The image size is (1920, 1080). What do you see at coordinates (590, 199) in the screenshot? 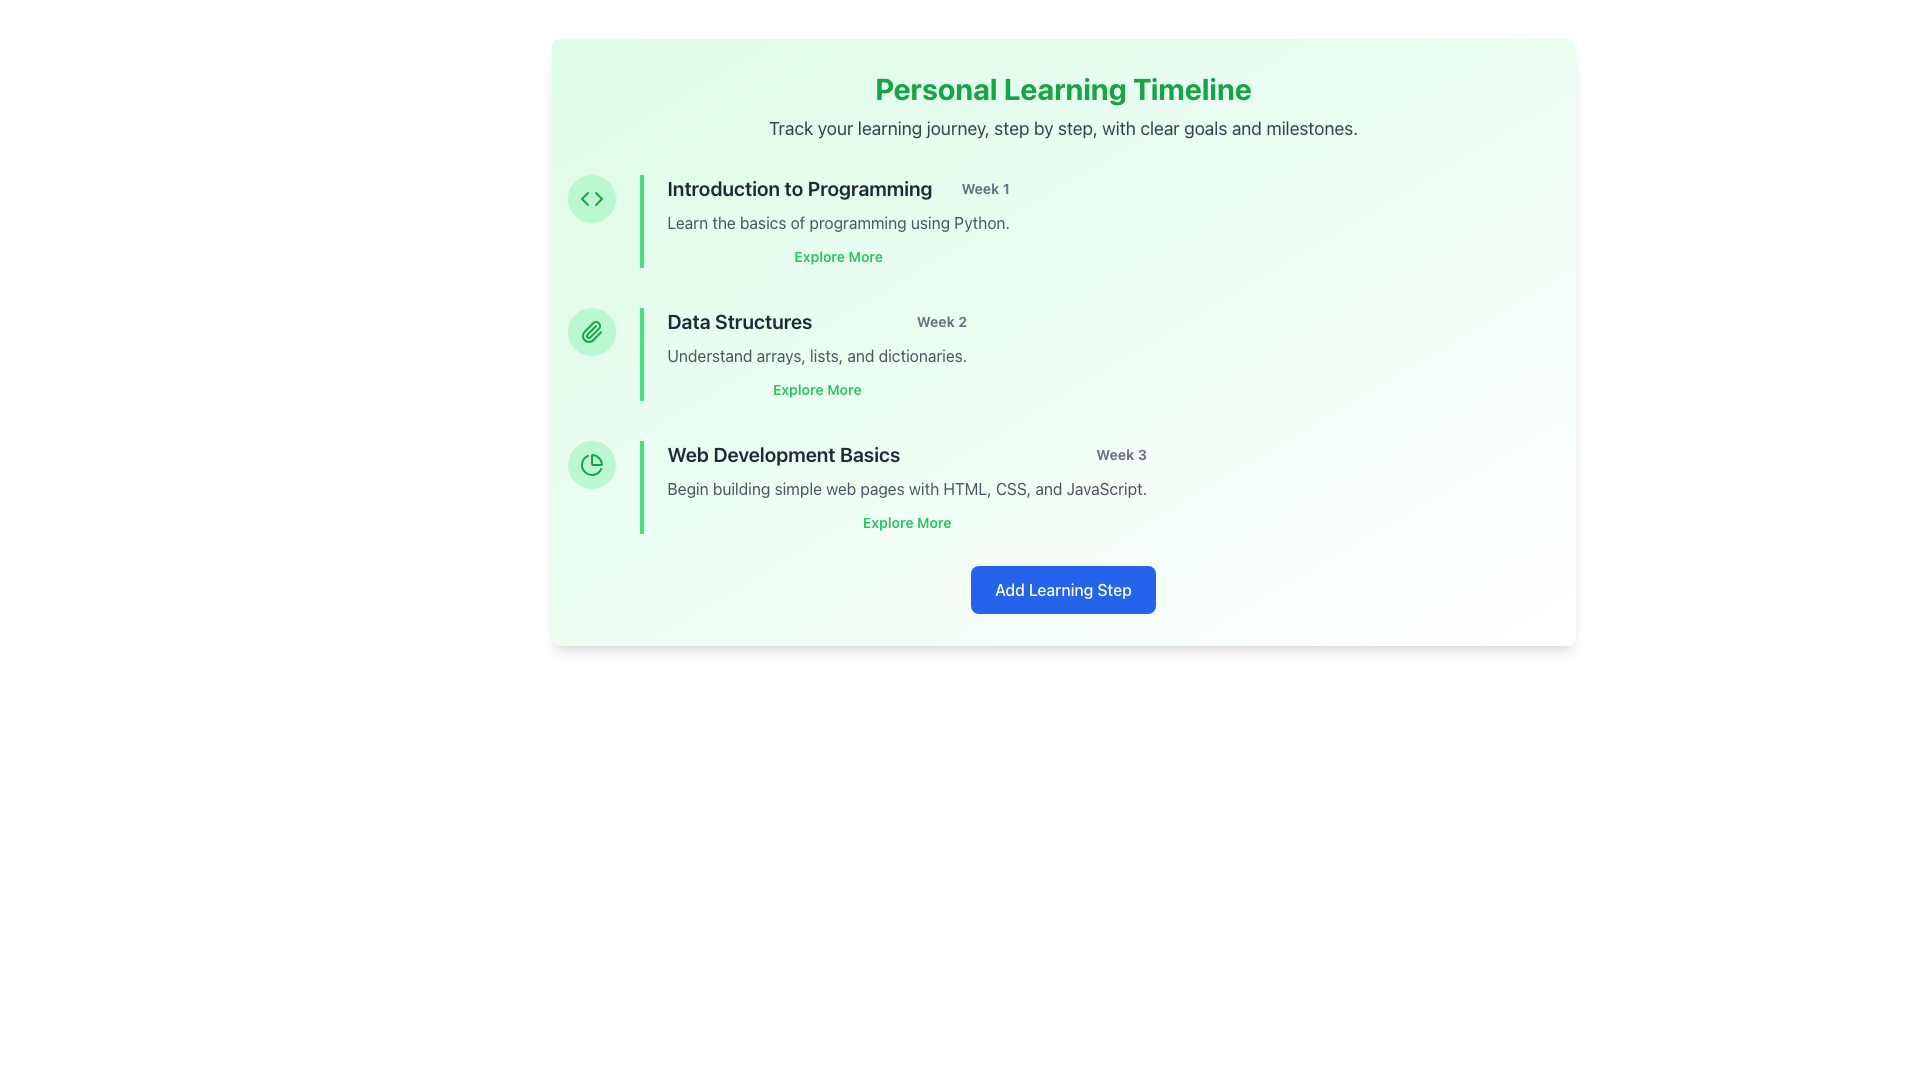
I see `the Decorative Icon at the beginning of the list item for 'Introduction to Programming'` at bounding box center [590, 199].